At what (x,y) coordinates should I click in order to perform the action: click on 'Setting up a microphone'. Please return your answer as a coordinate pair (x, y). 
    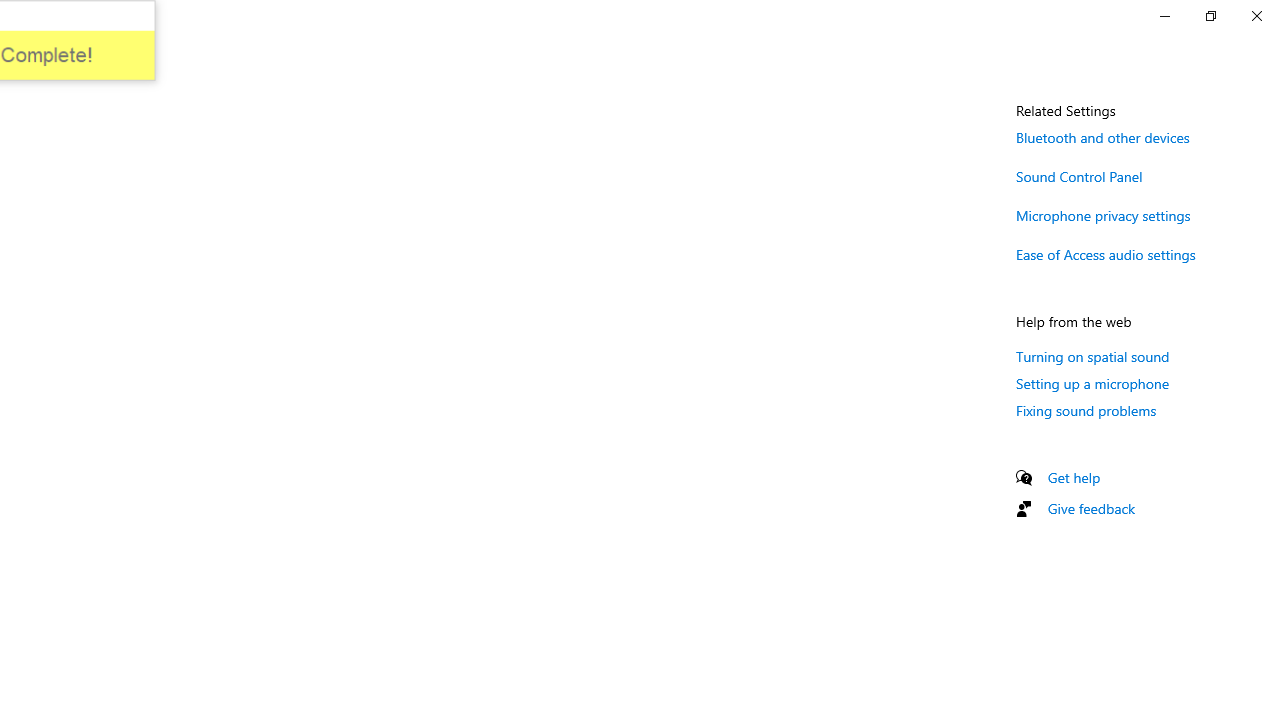
    Looking at the image, I should click on (1092, 383).